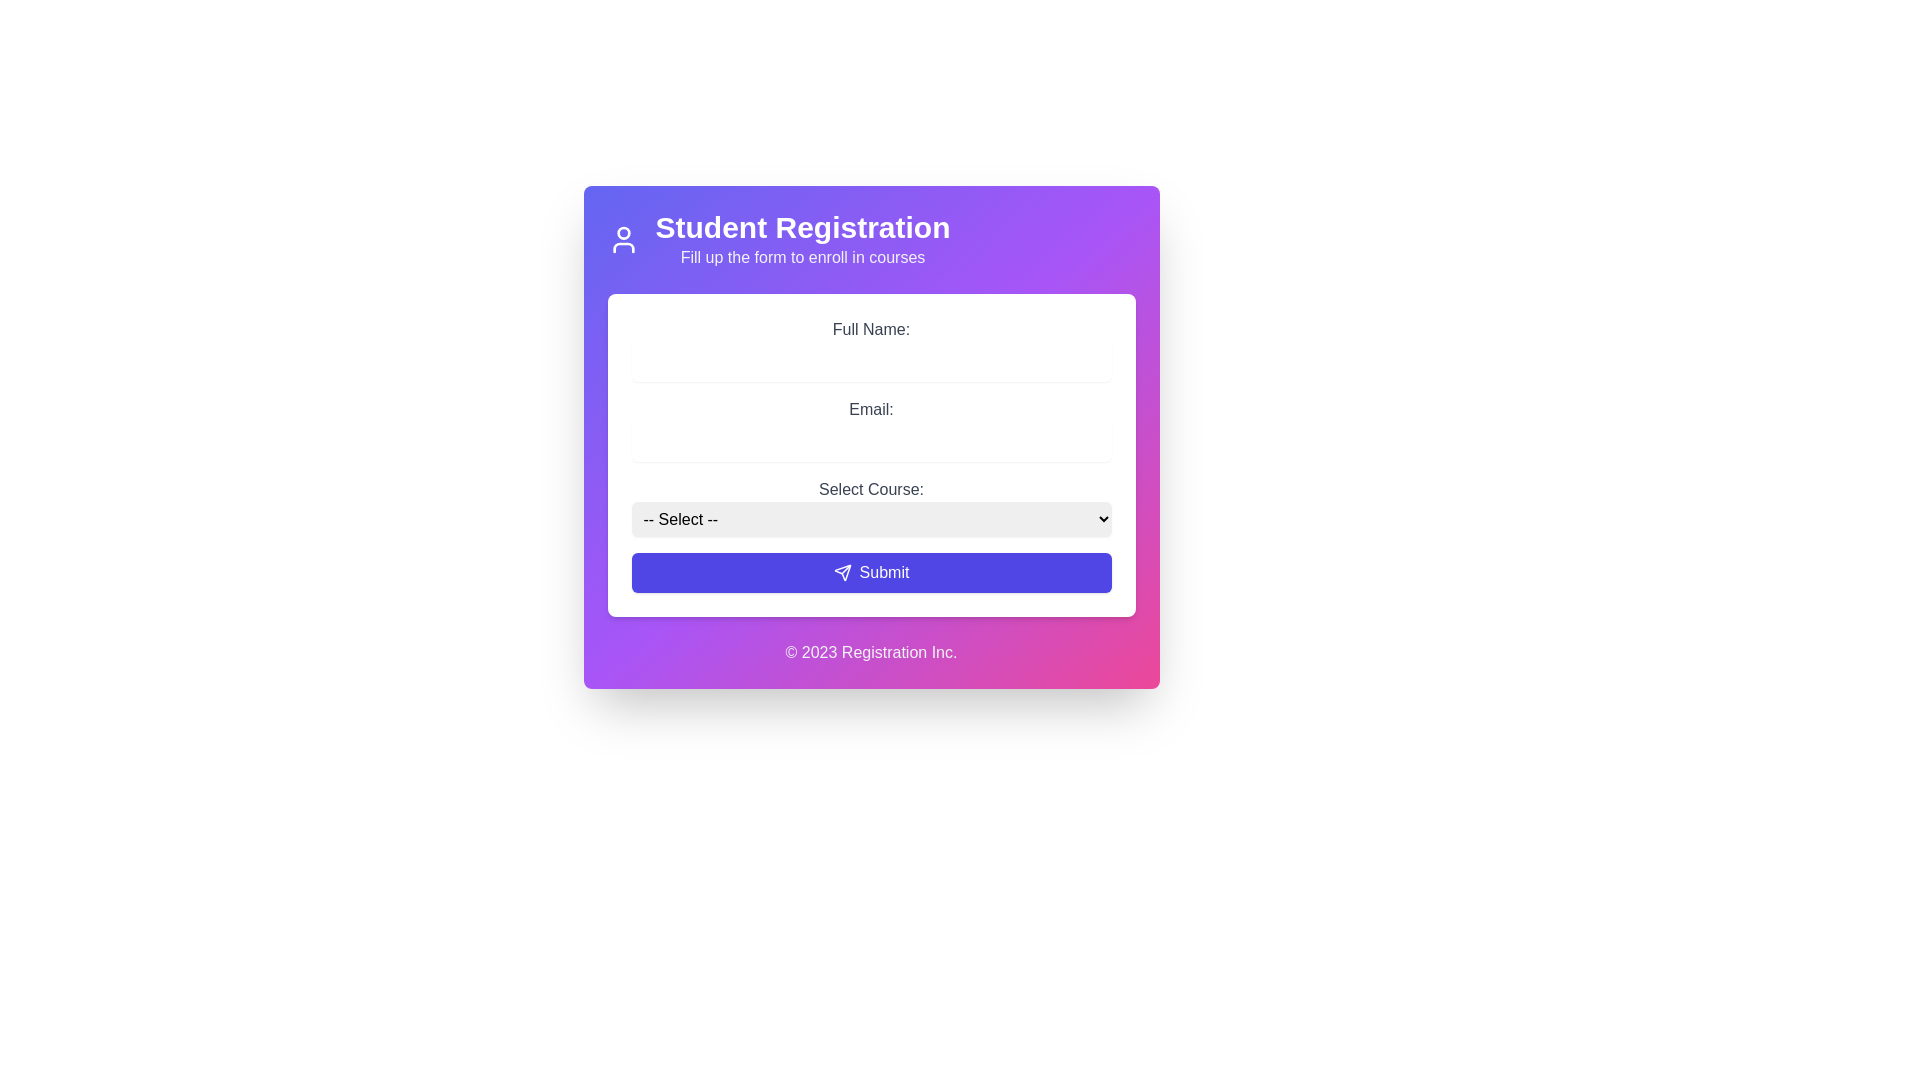  Describe the element at coordinates (871, 436) in the screenshot. I see `the email input field located within the registration form to focus on it` at that location.